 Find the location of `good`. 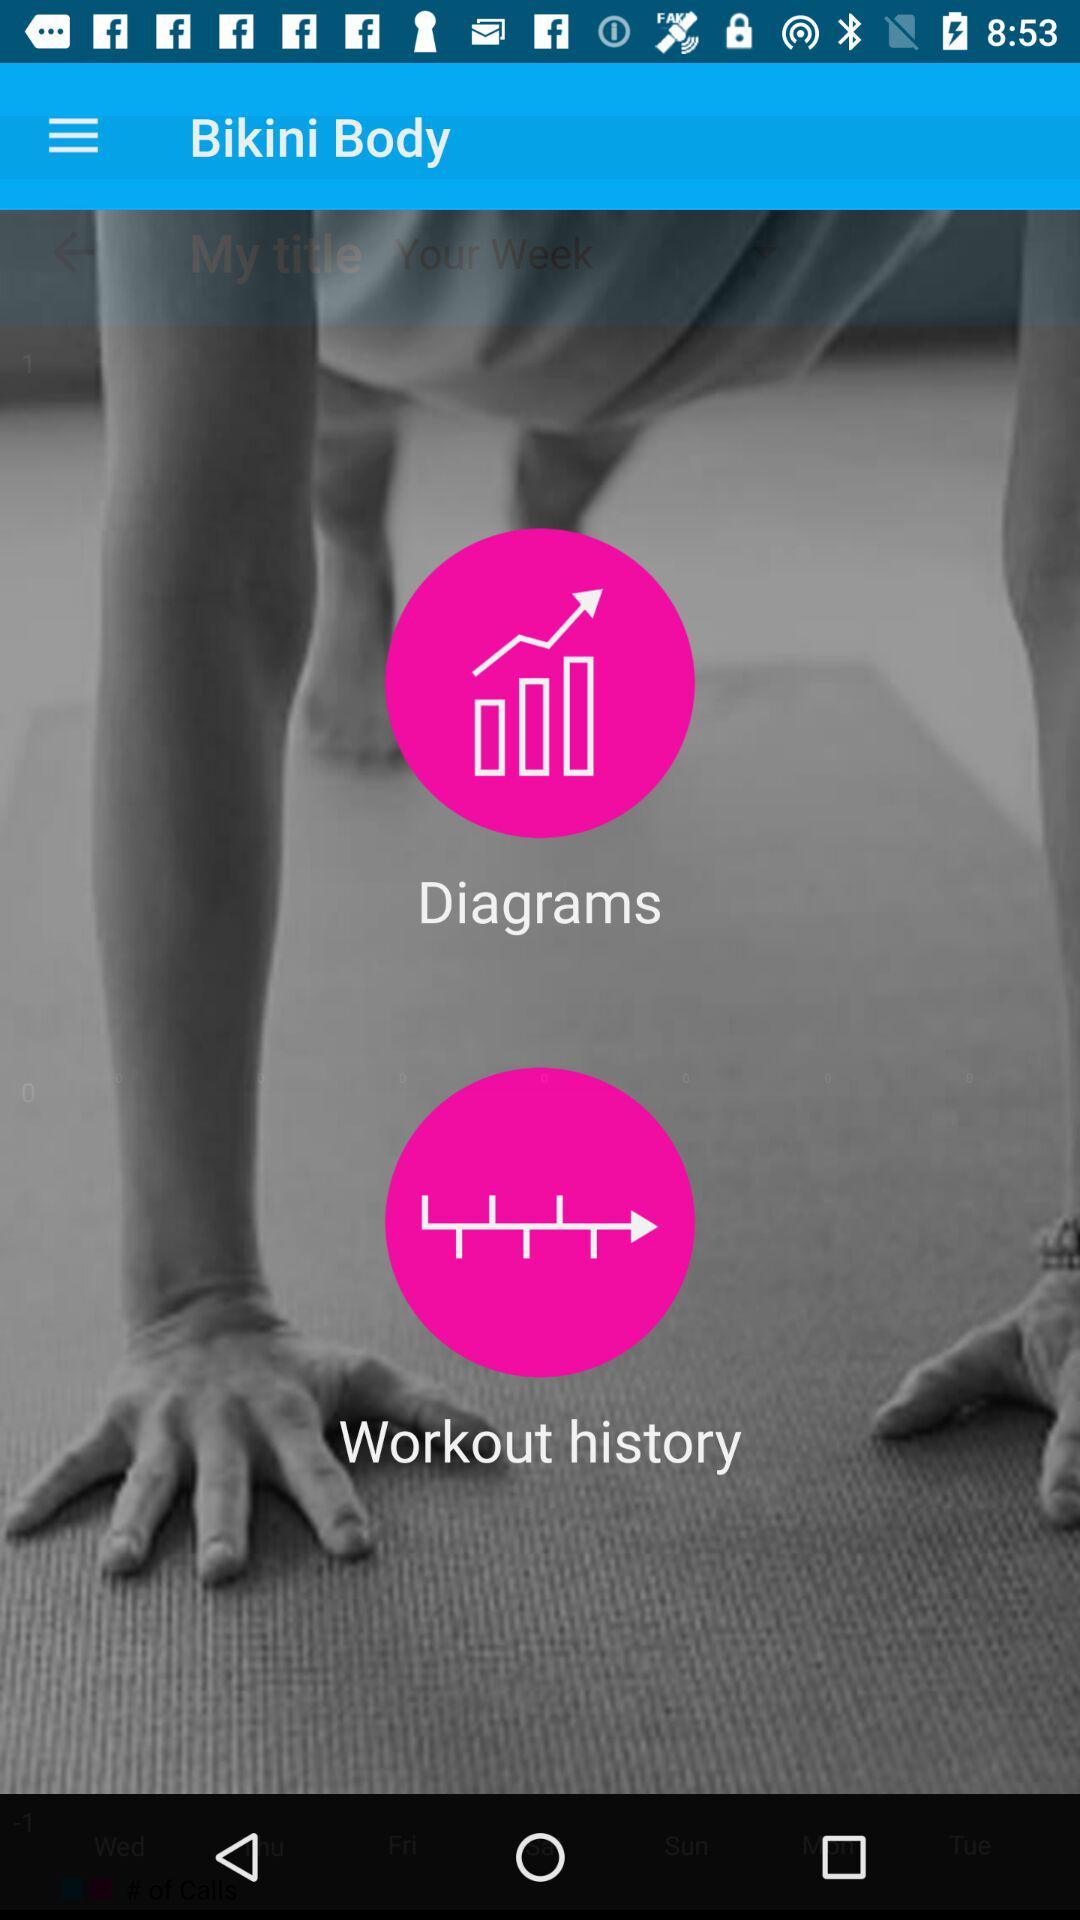

good is located at coordinates (540, 1221).